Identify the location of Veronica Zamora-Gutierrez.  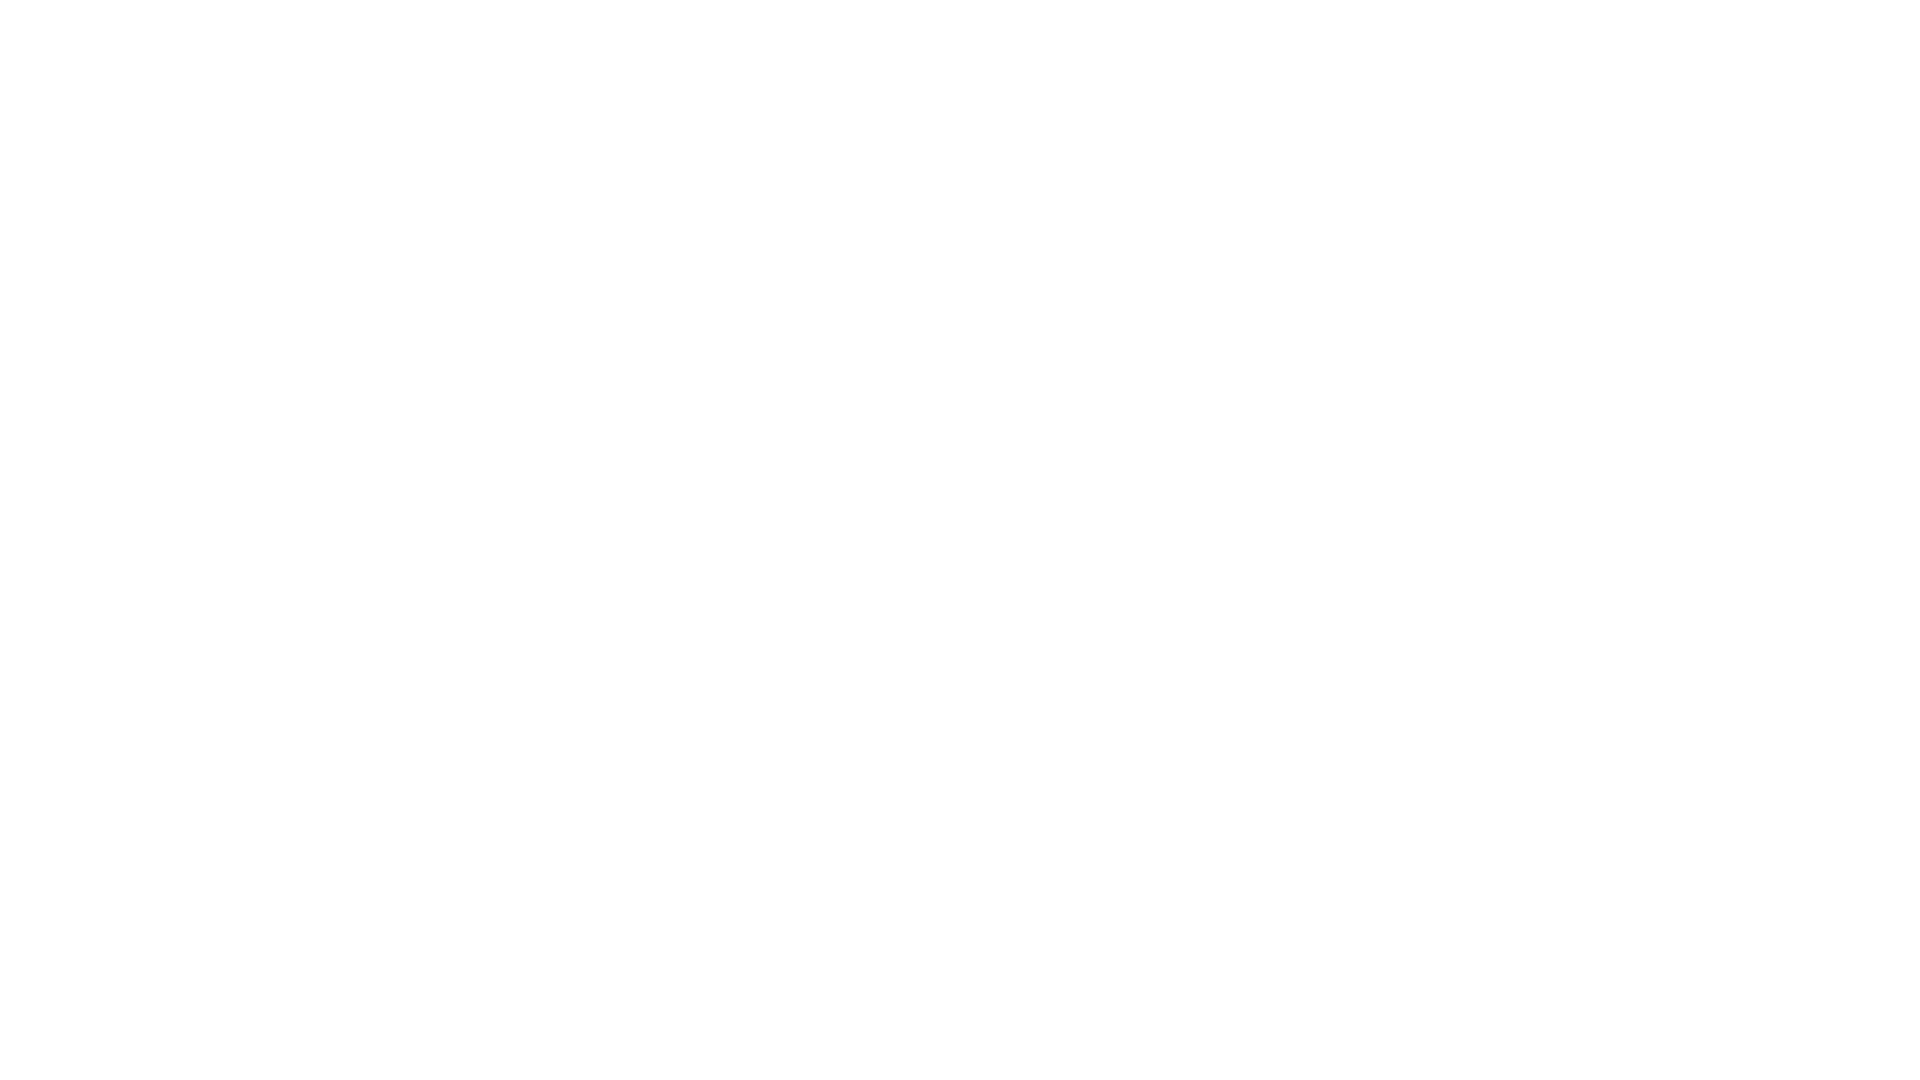
(949, 268).